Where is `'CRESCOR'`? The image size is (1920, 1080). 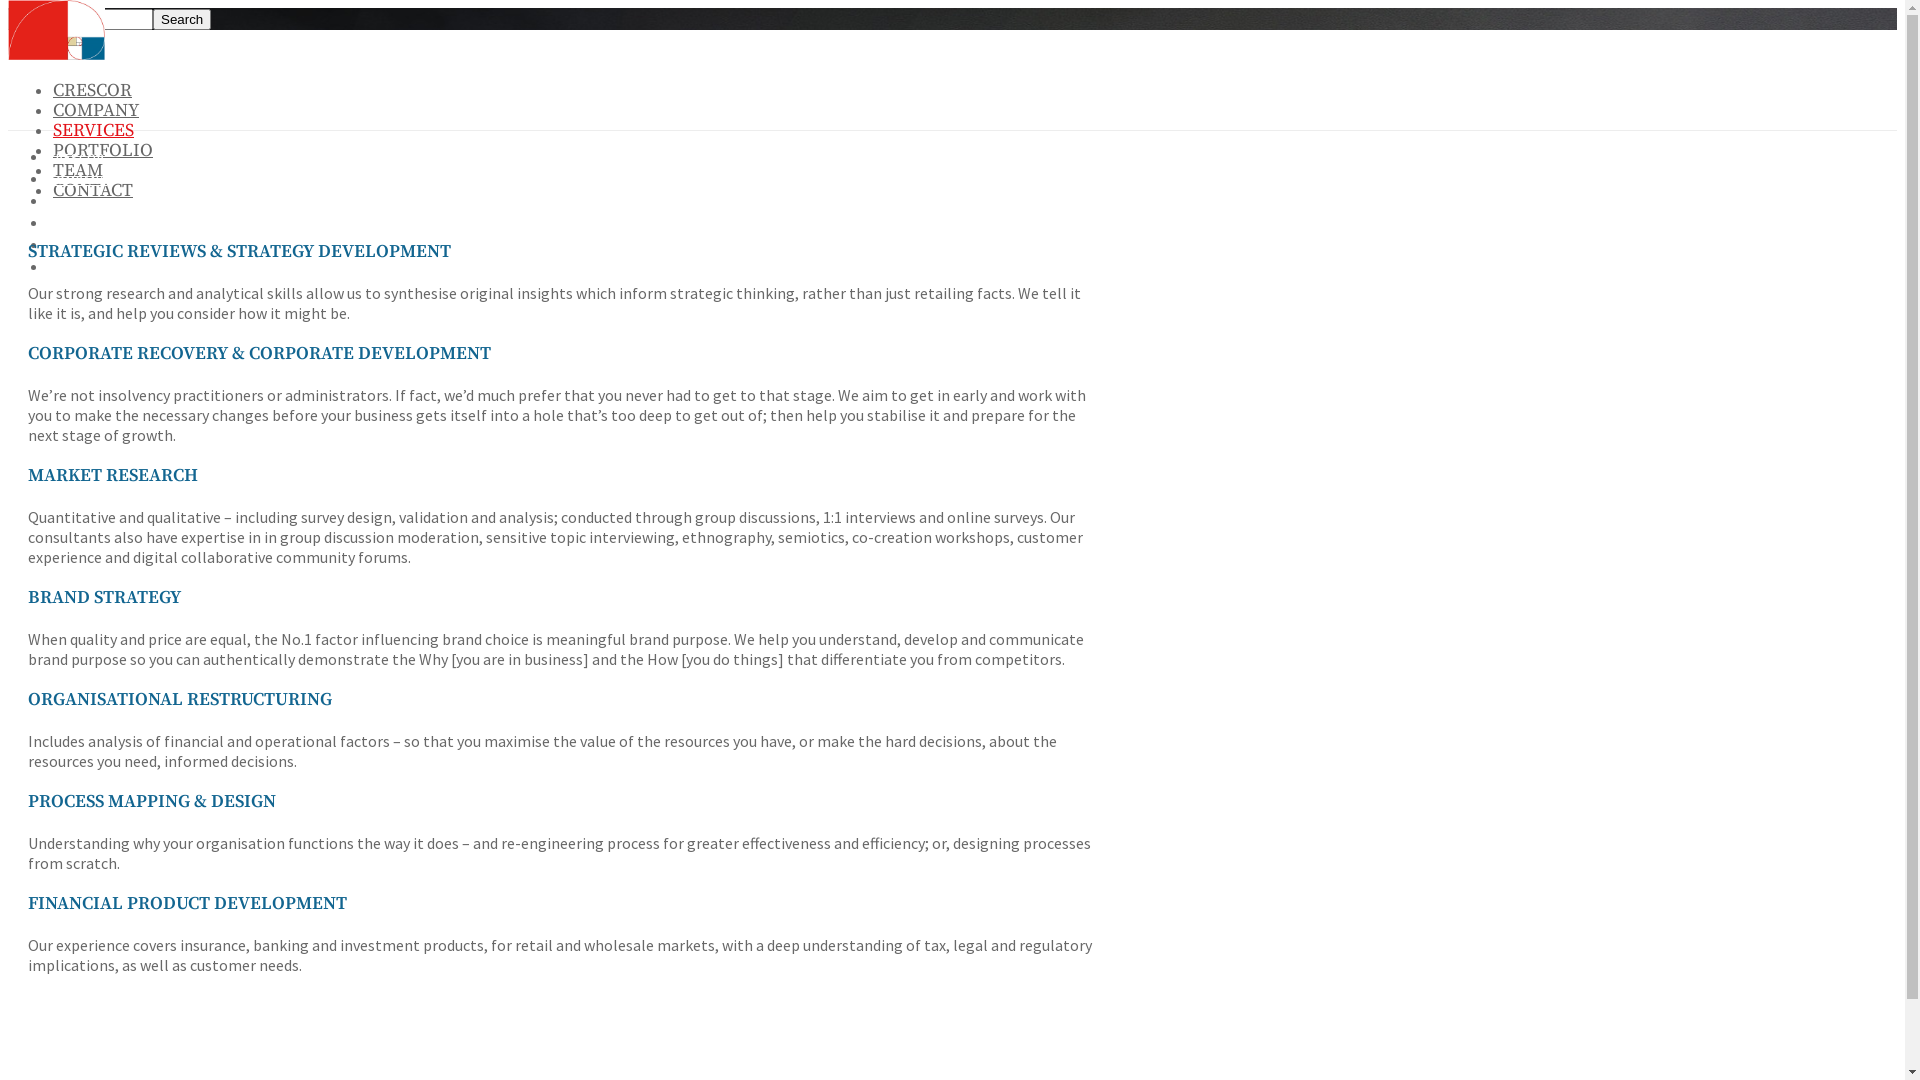
'CRESCOR' is located at coordinates (91, 90).